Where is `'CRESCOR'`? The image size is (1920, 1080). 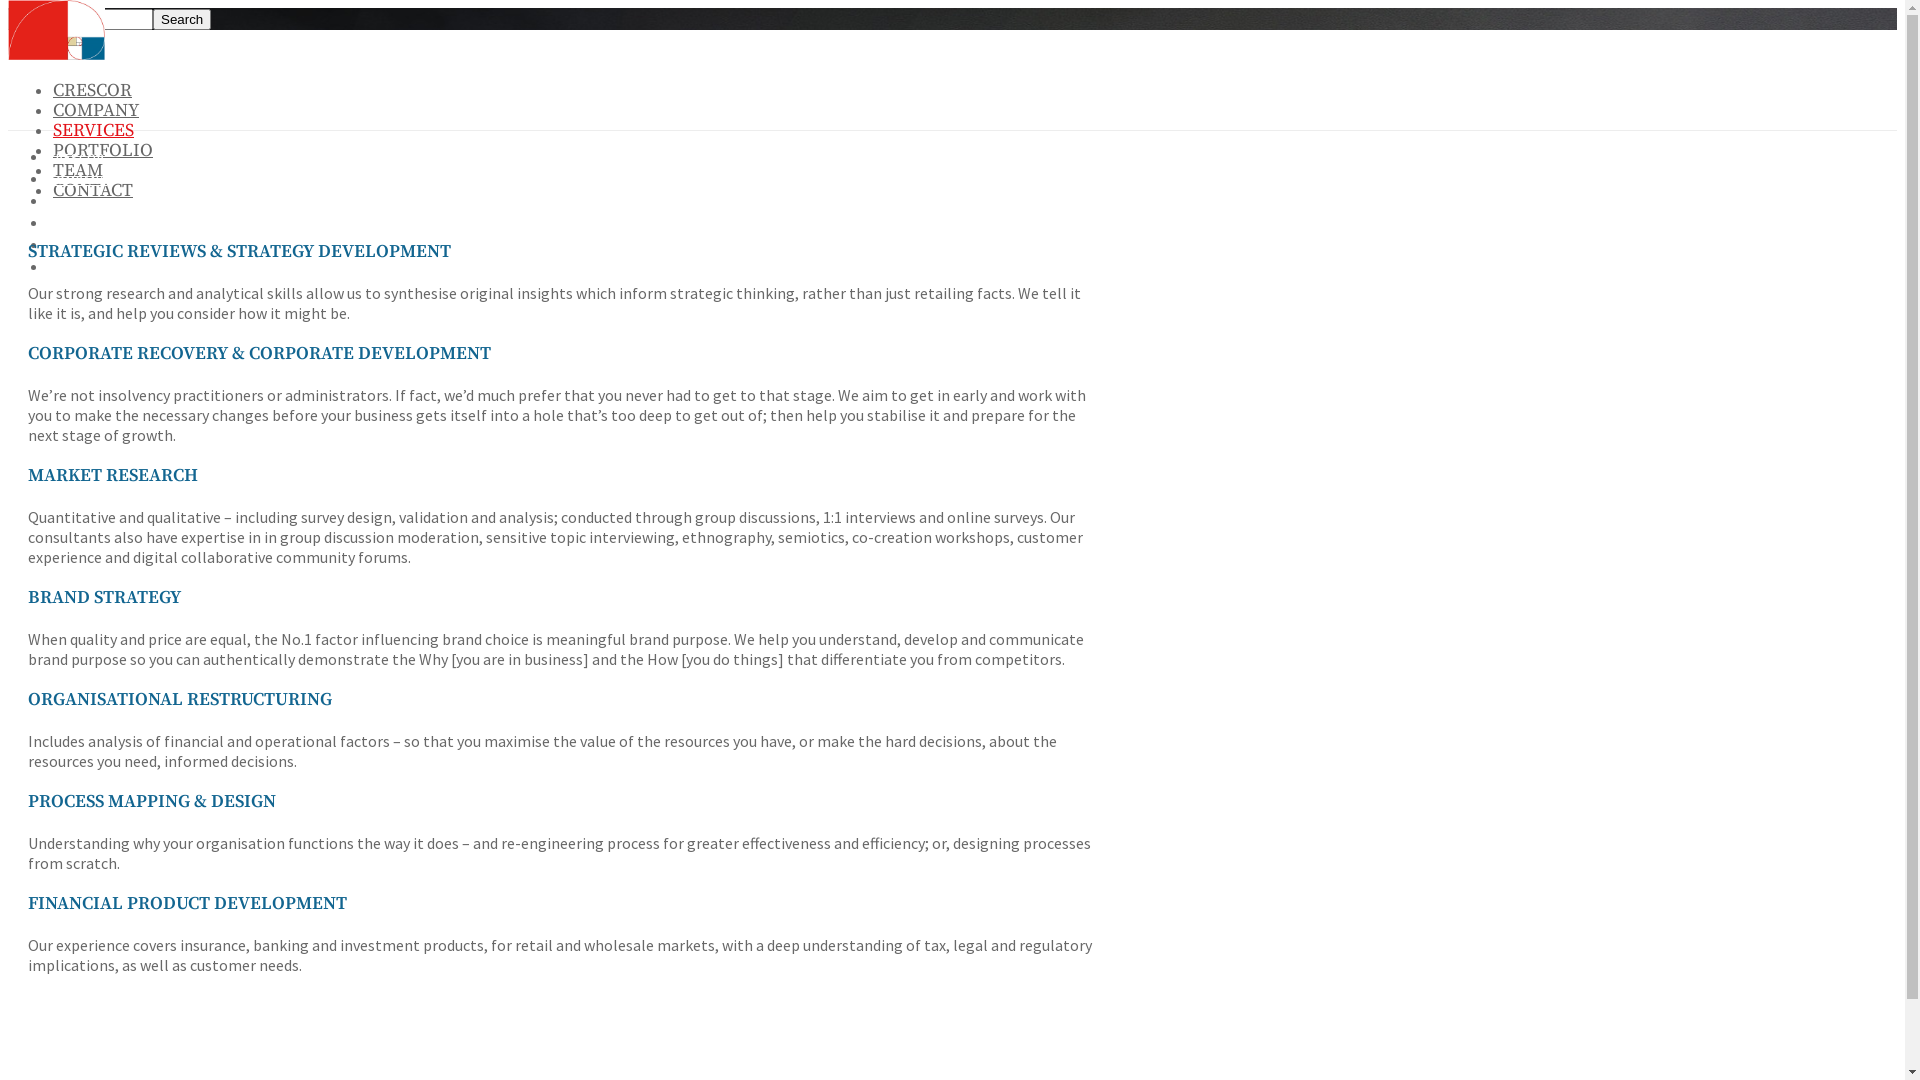
'CRESCOR' is located at coordinates (91, 90).